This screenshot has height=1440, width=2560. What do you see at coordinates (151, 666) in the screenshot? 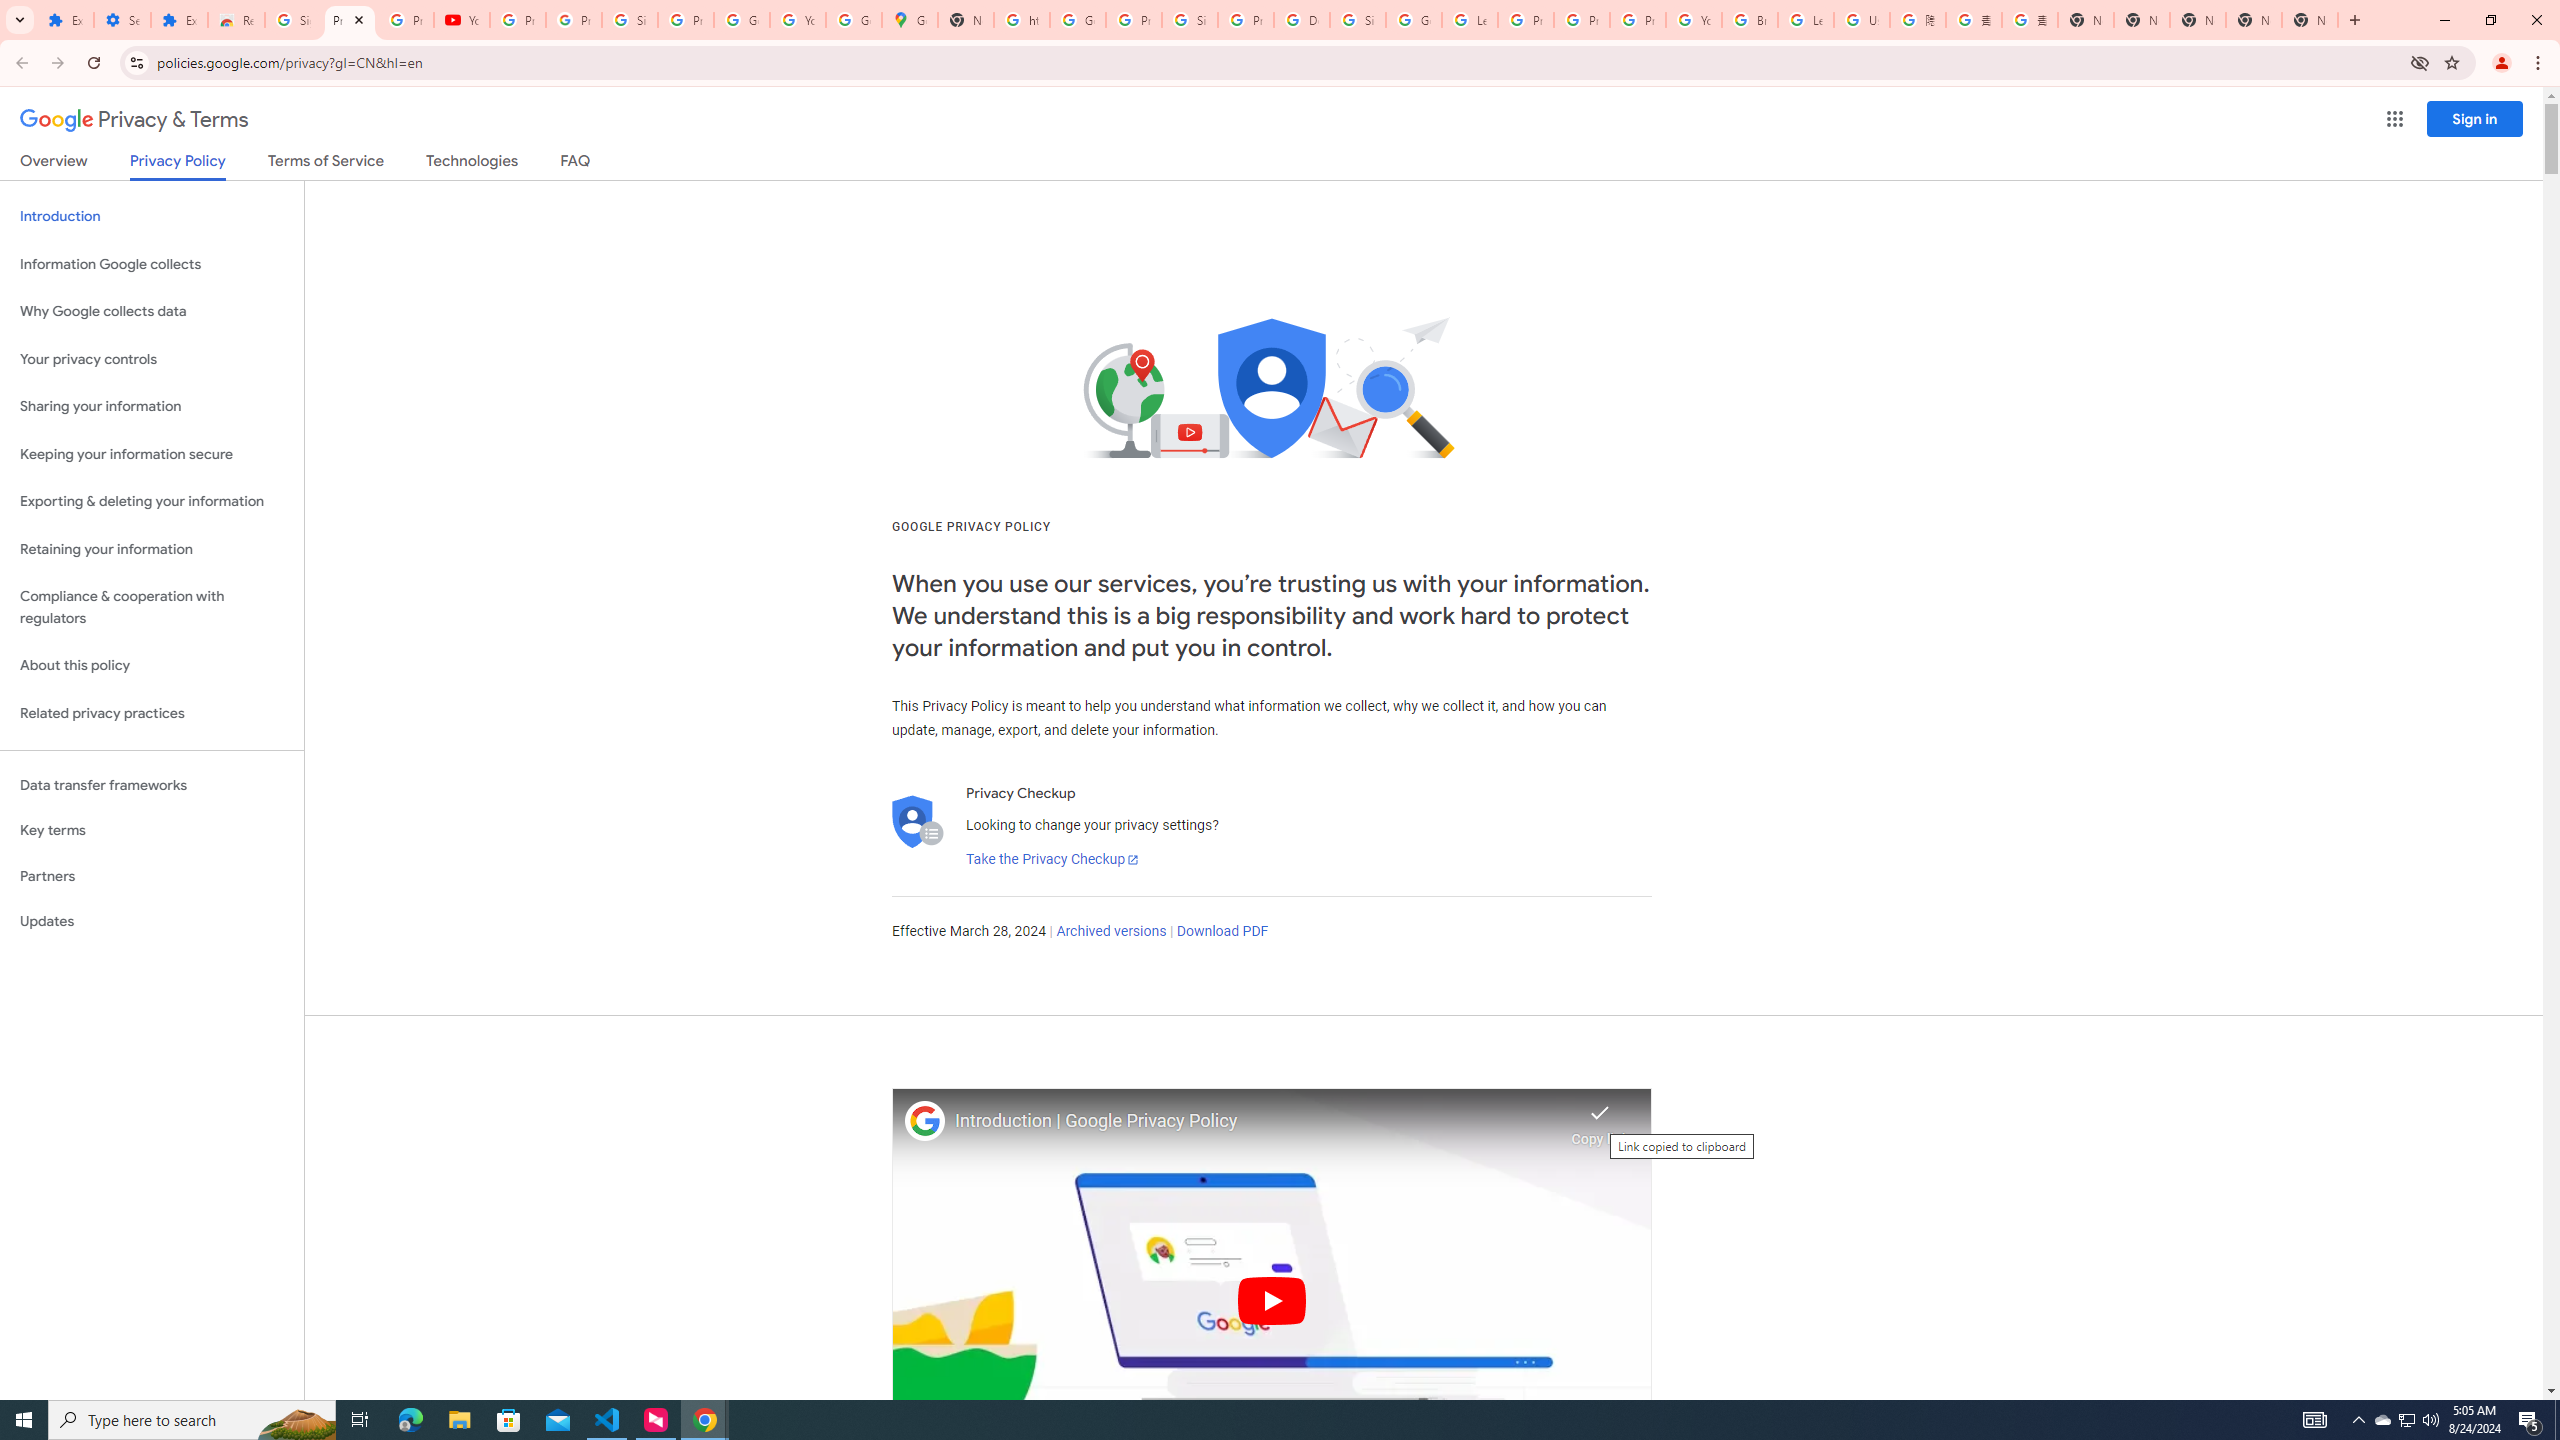
I see `'About this policy'` at bounding box center [151, 666].